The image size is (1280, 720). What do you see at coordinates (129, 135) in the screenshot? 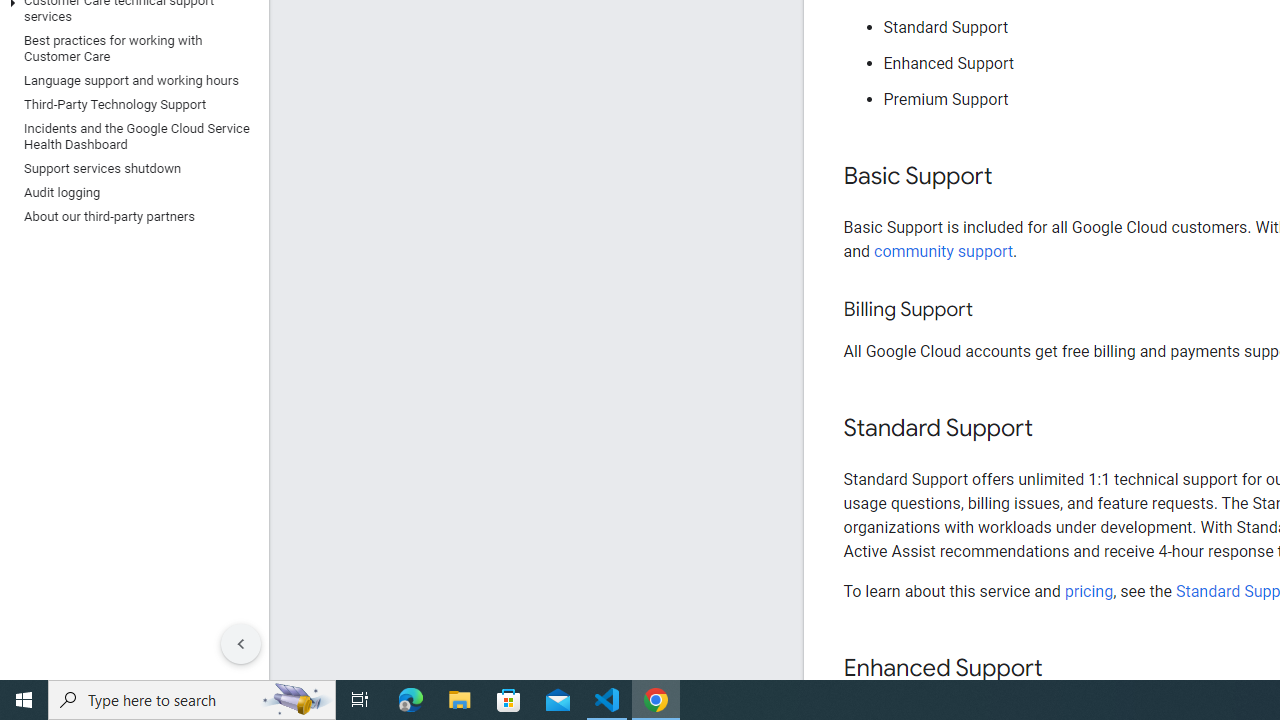
I see `'Incidents and the Google Cloud Service Health Dashboard'` at bounding box center [129, 135].